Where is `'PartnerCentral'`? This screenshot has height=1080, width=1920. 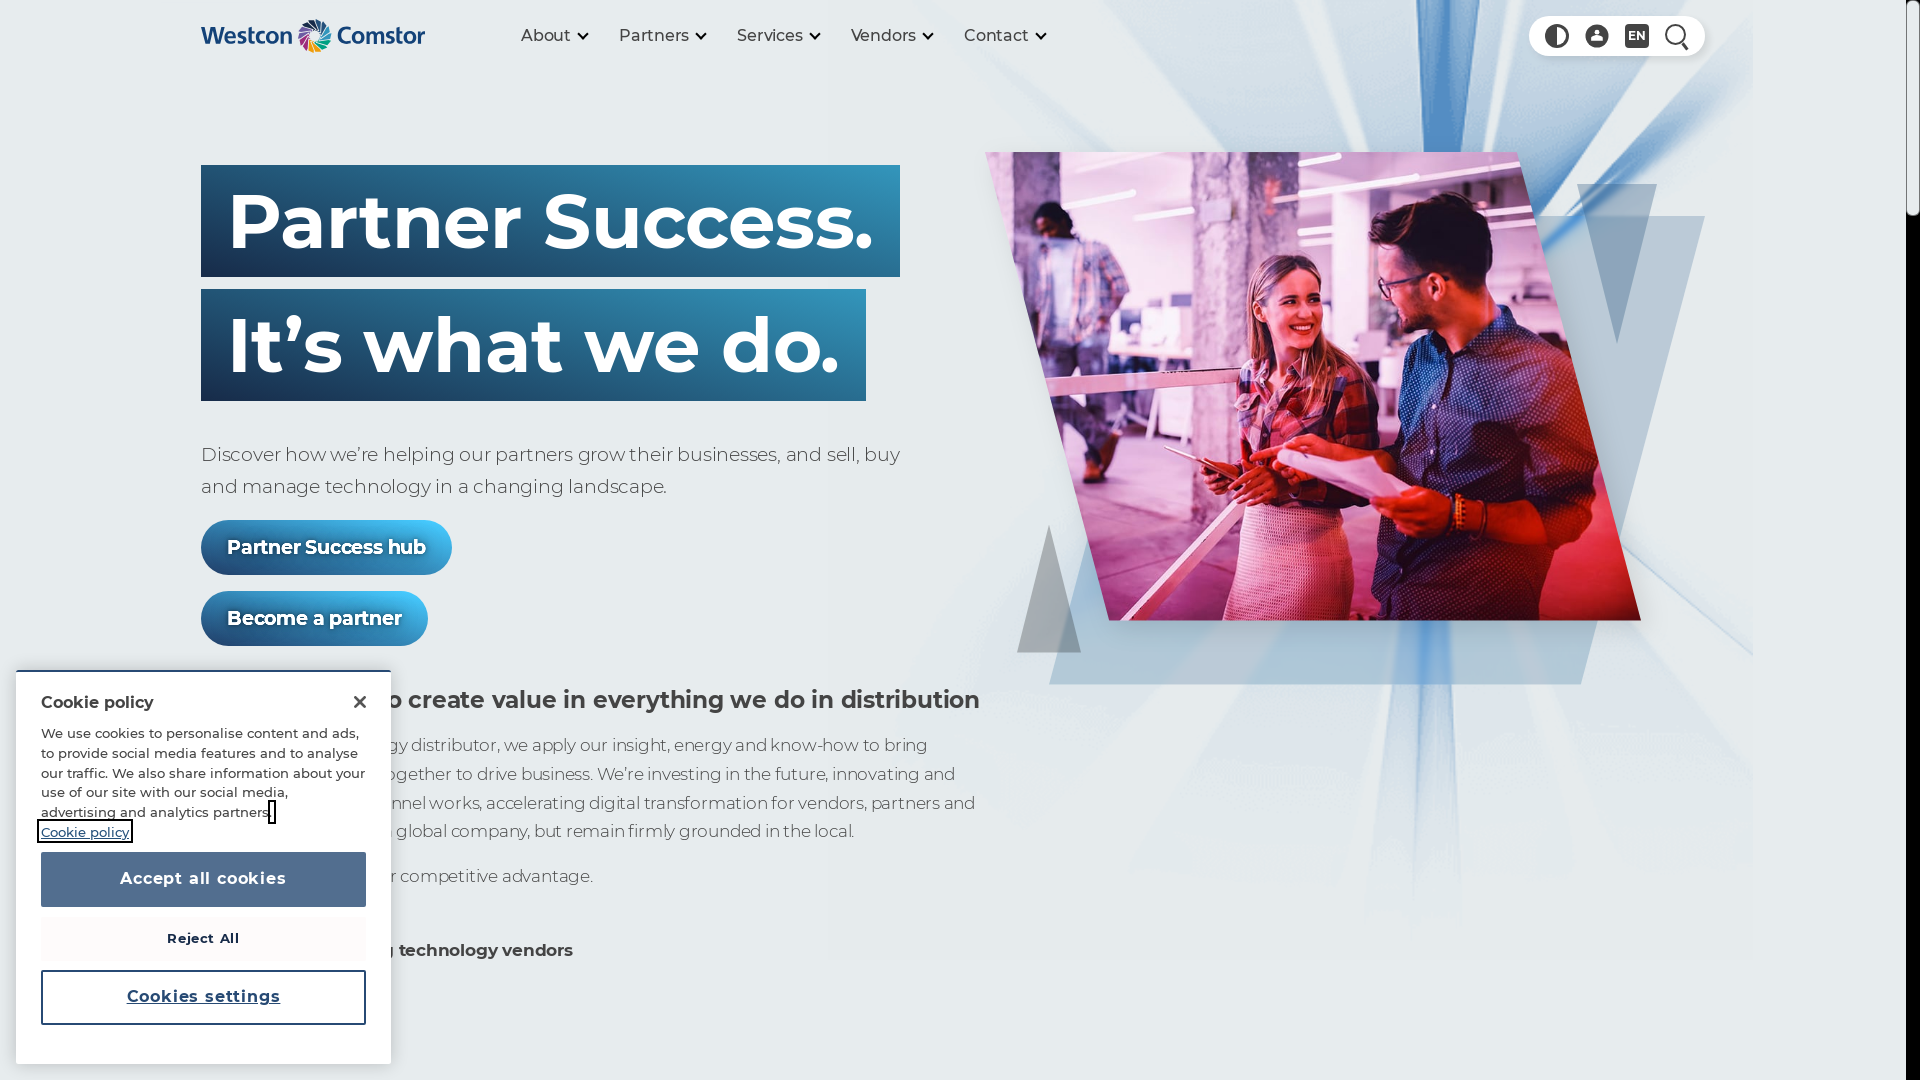
'PartnerCentral' is located at coordinates (1596, 35).